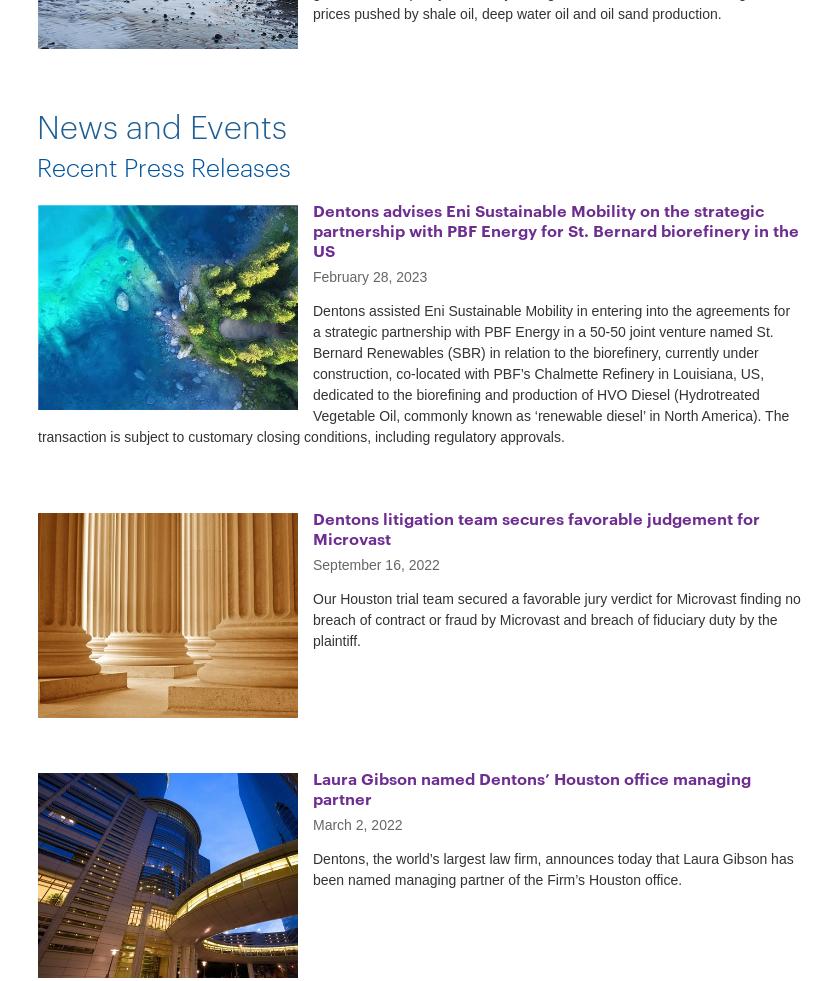 This screenshot has height=981, width=839. Describe the element at coordinates (555, 619) in the screenshot. I see `'Our Houston trial team secured a favorable jury verdict for Microvast finding no breach of contract or fraud by Microvast and breach of fiduciary duty by the plaintiff.'` at that location.